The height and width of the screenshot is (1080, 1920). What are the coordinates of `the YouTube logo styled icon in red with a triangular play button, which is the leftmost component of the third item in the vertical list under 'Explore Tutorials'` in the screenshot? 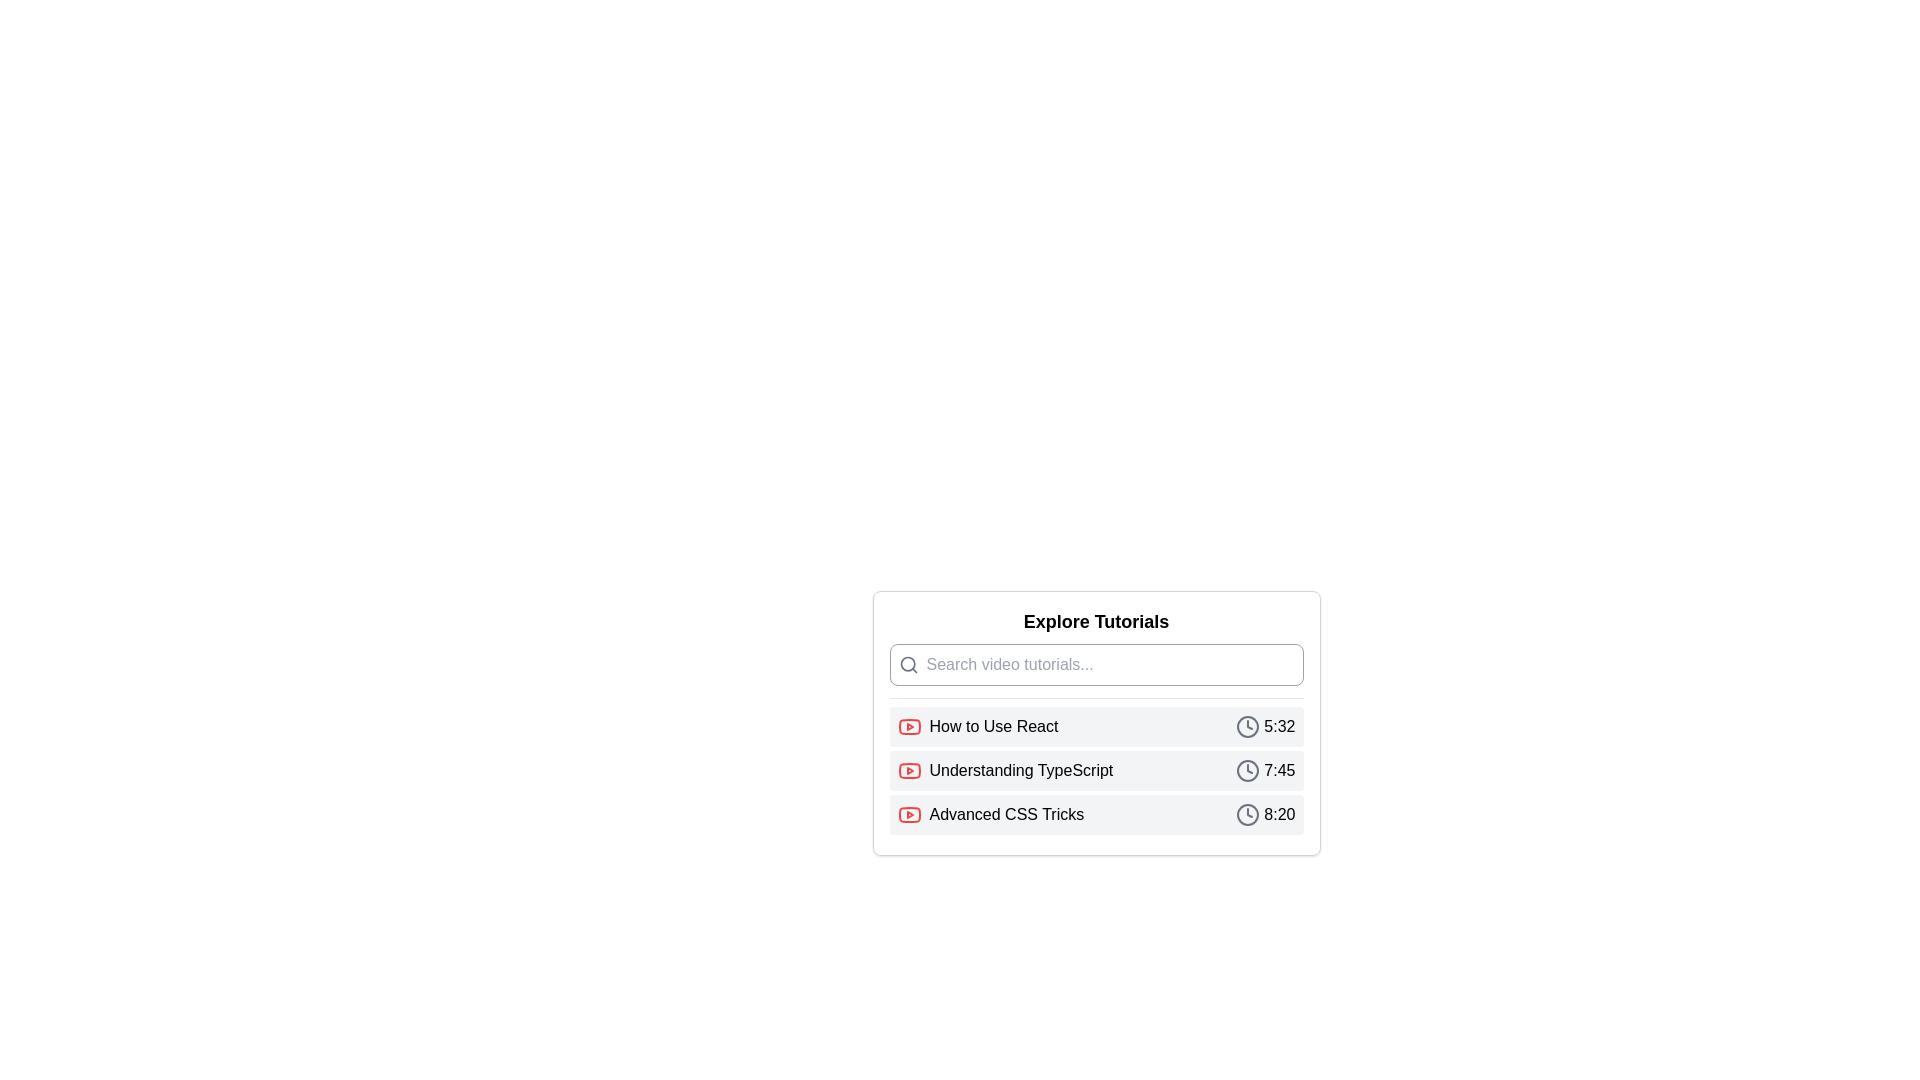 It's located at (908, 814).